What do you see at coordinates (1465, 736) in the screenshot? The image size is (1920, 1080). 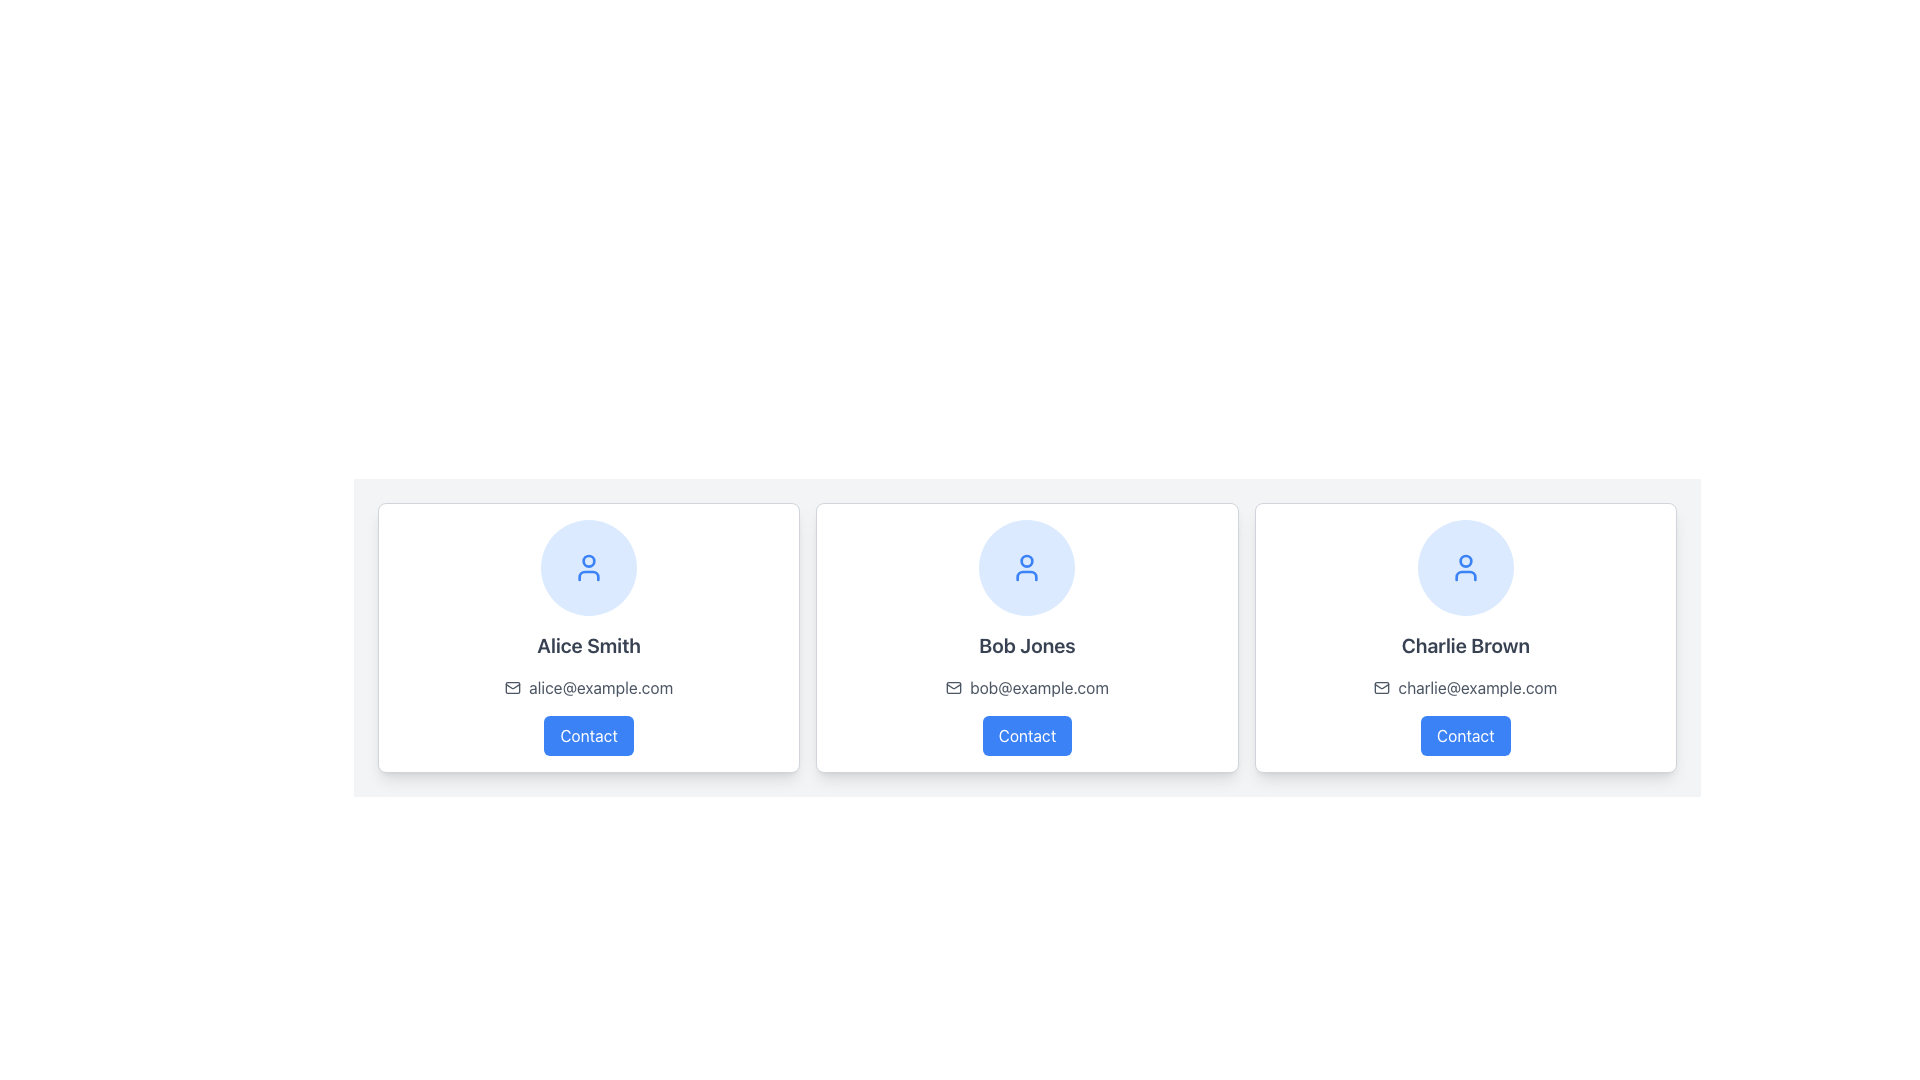 I see `the 'Contact' button located at the bottom center of the third profile card, which is a vibrant blue button with white bold text` at bounding box center [1465, 736].